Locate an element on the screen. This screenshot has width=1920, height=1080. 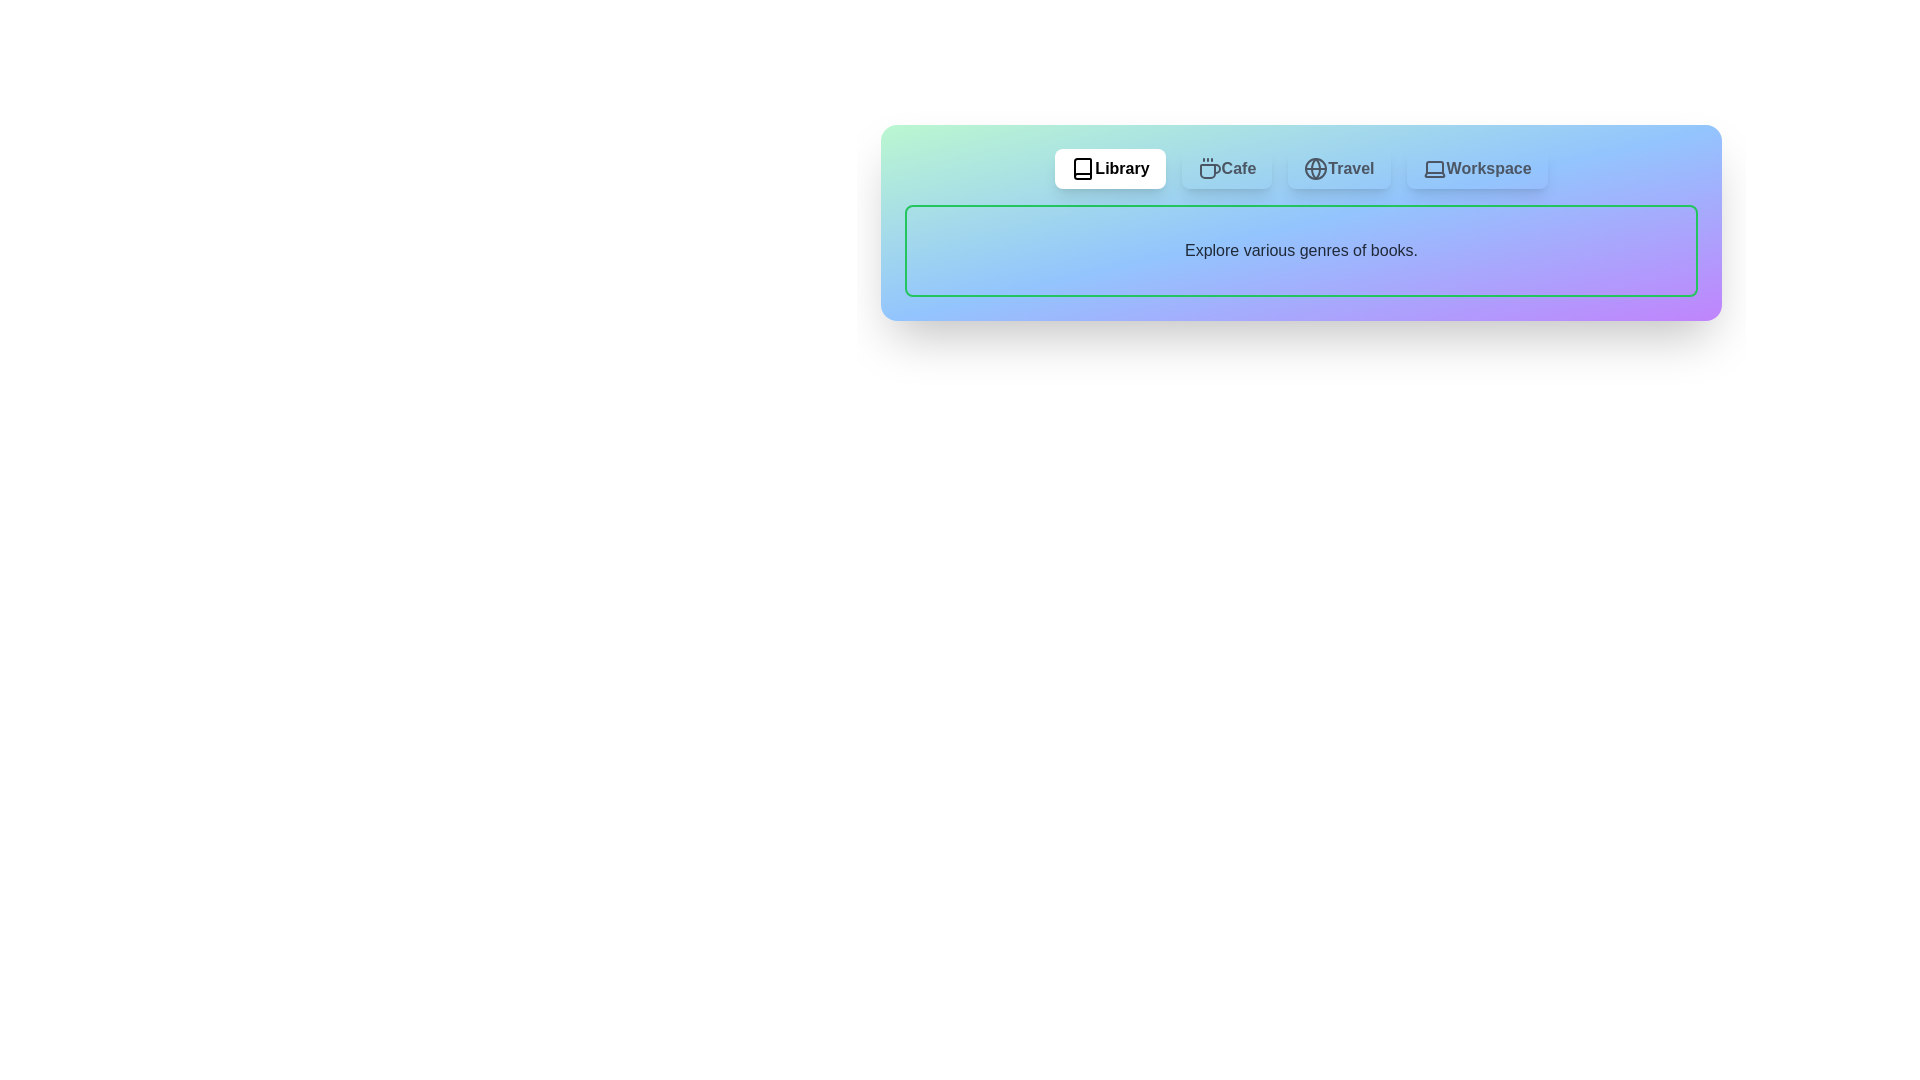
the Library tab by clicking on its corresponding button is located at coordinates (1109, 168).